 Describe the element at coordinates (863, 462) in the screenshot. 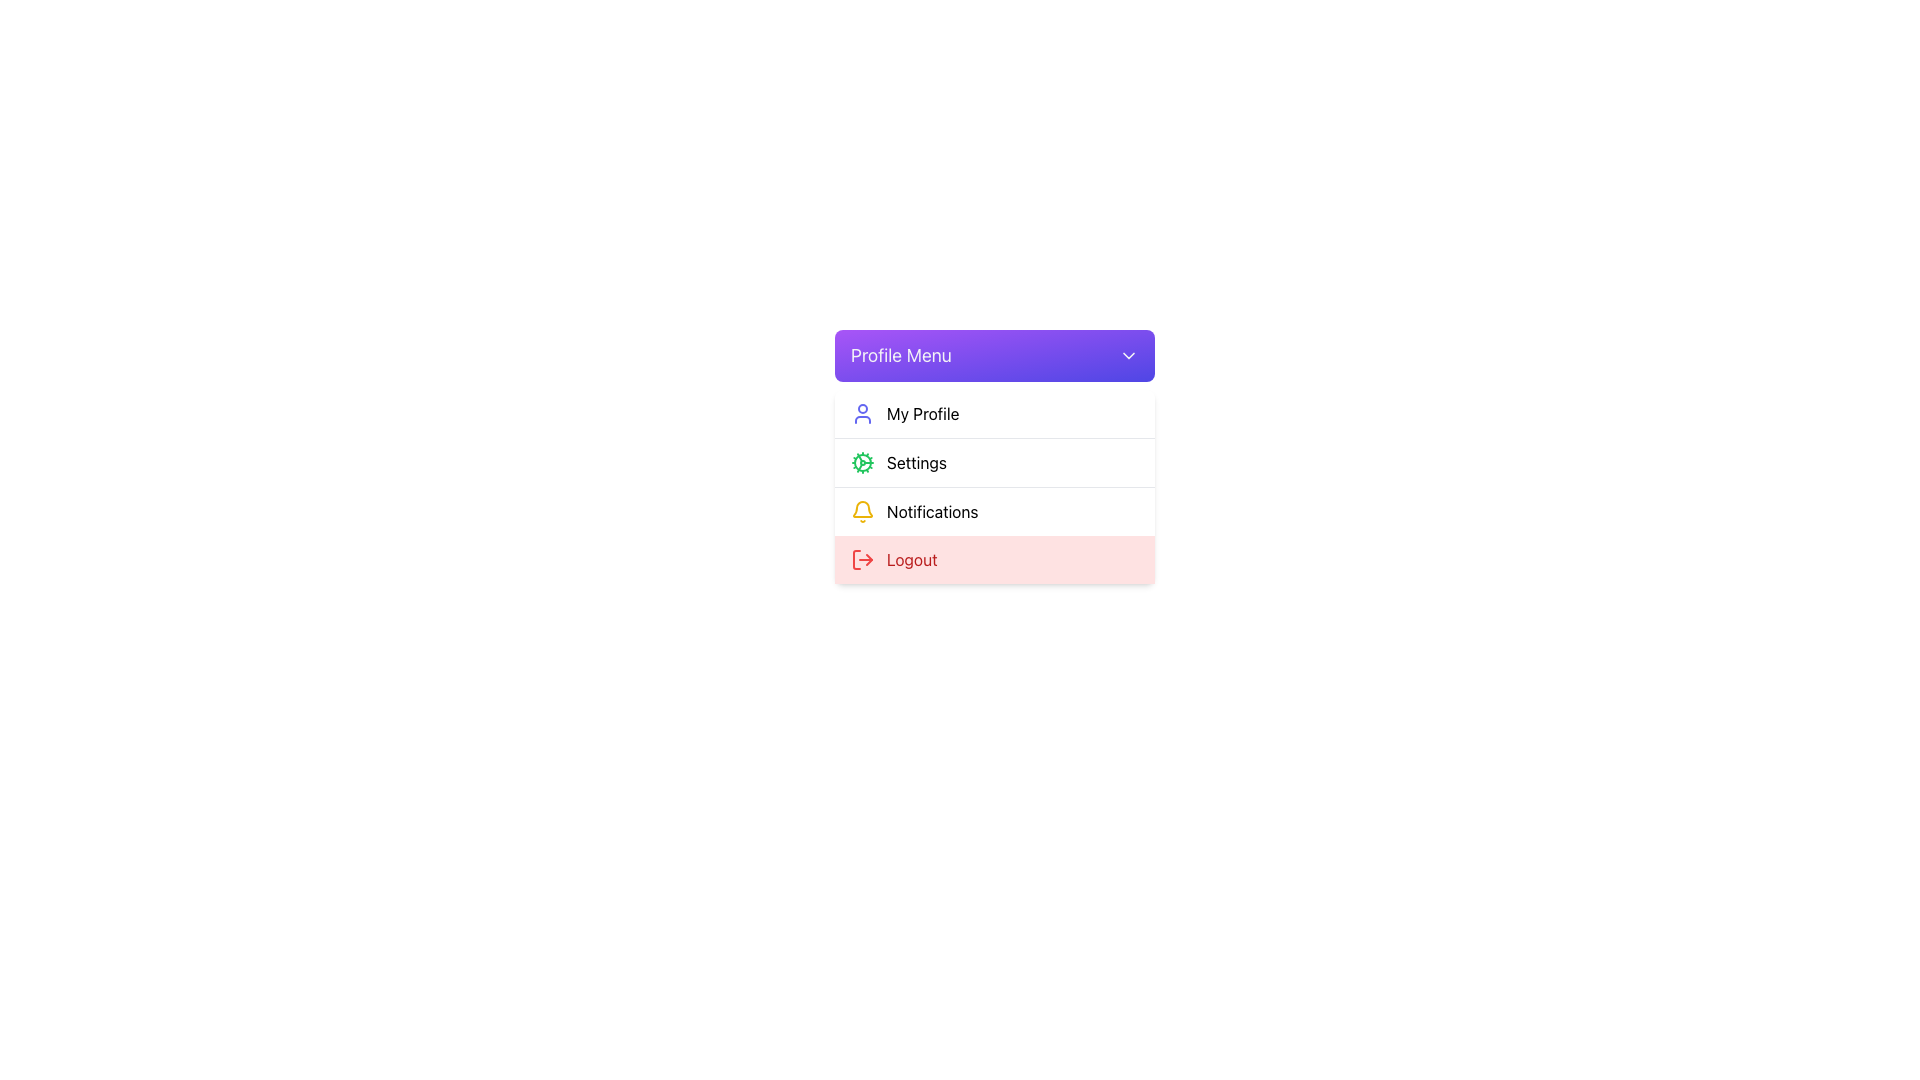

I see `the cog icon that is located to the left of the 'Settings' label in the 'Settings' menu entry, which is the second item in the dropdown list under 'Profile Menu'` at that location.